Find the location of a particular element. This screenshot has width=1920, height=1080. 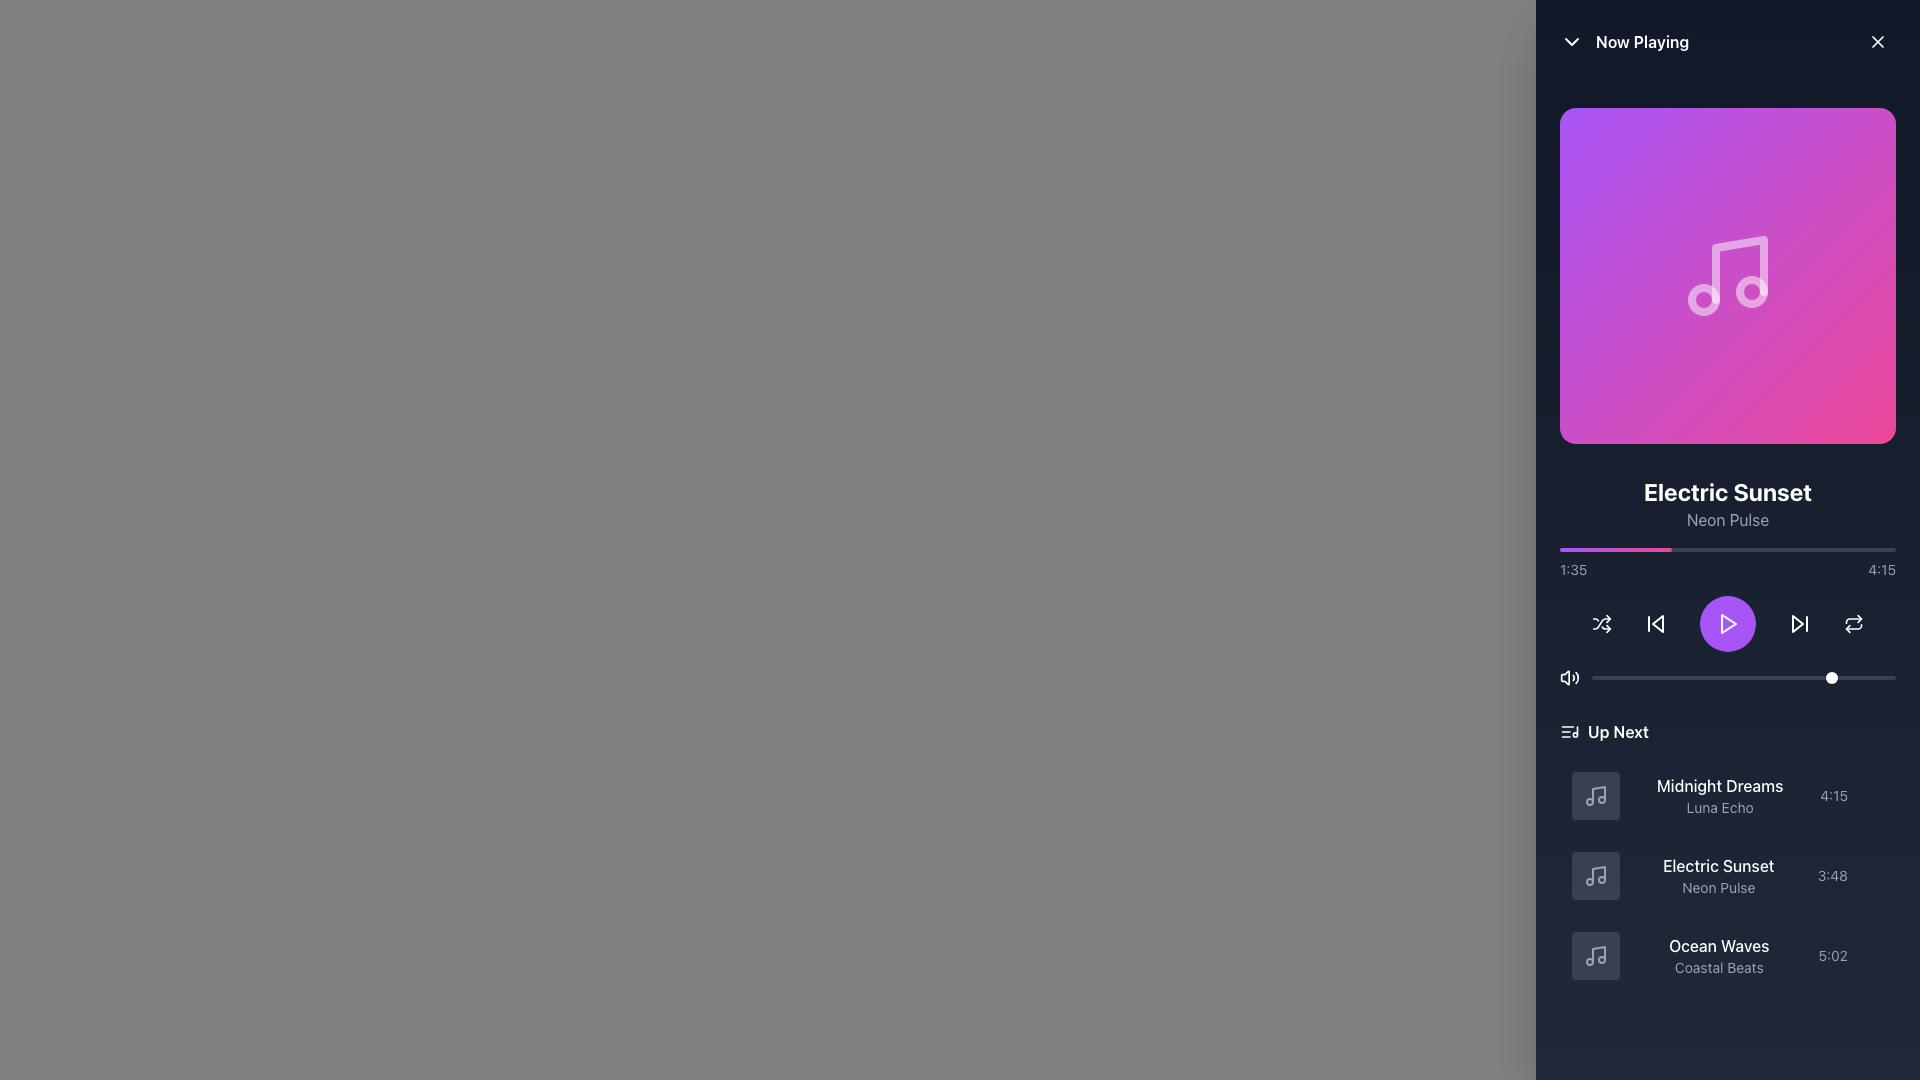

the Heading Label with Icon located at the top of the list section is located at coordinates (1727, 732).